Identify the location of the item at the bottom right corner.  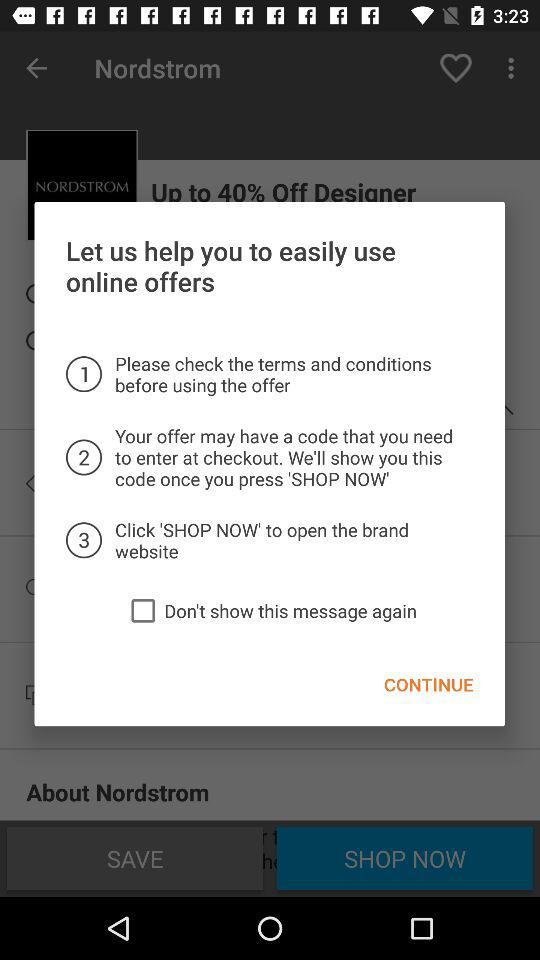
(427, 684).